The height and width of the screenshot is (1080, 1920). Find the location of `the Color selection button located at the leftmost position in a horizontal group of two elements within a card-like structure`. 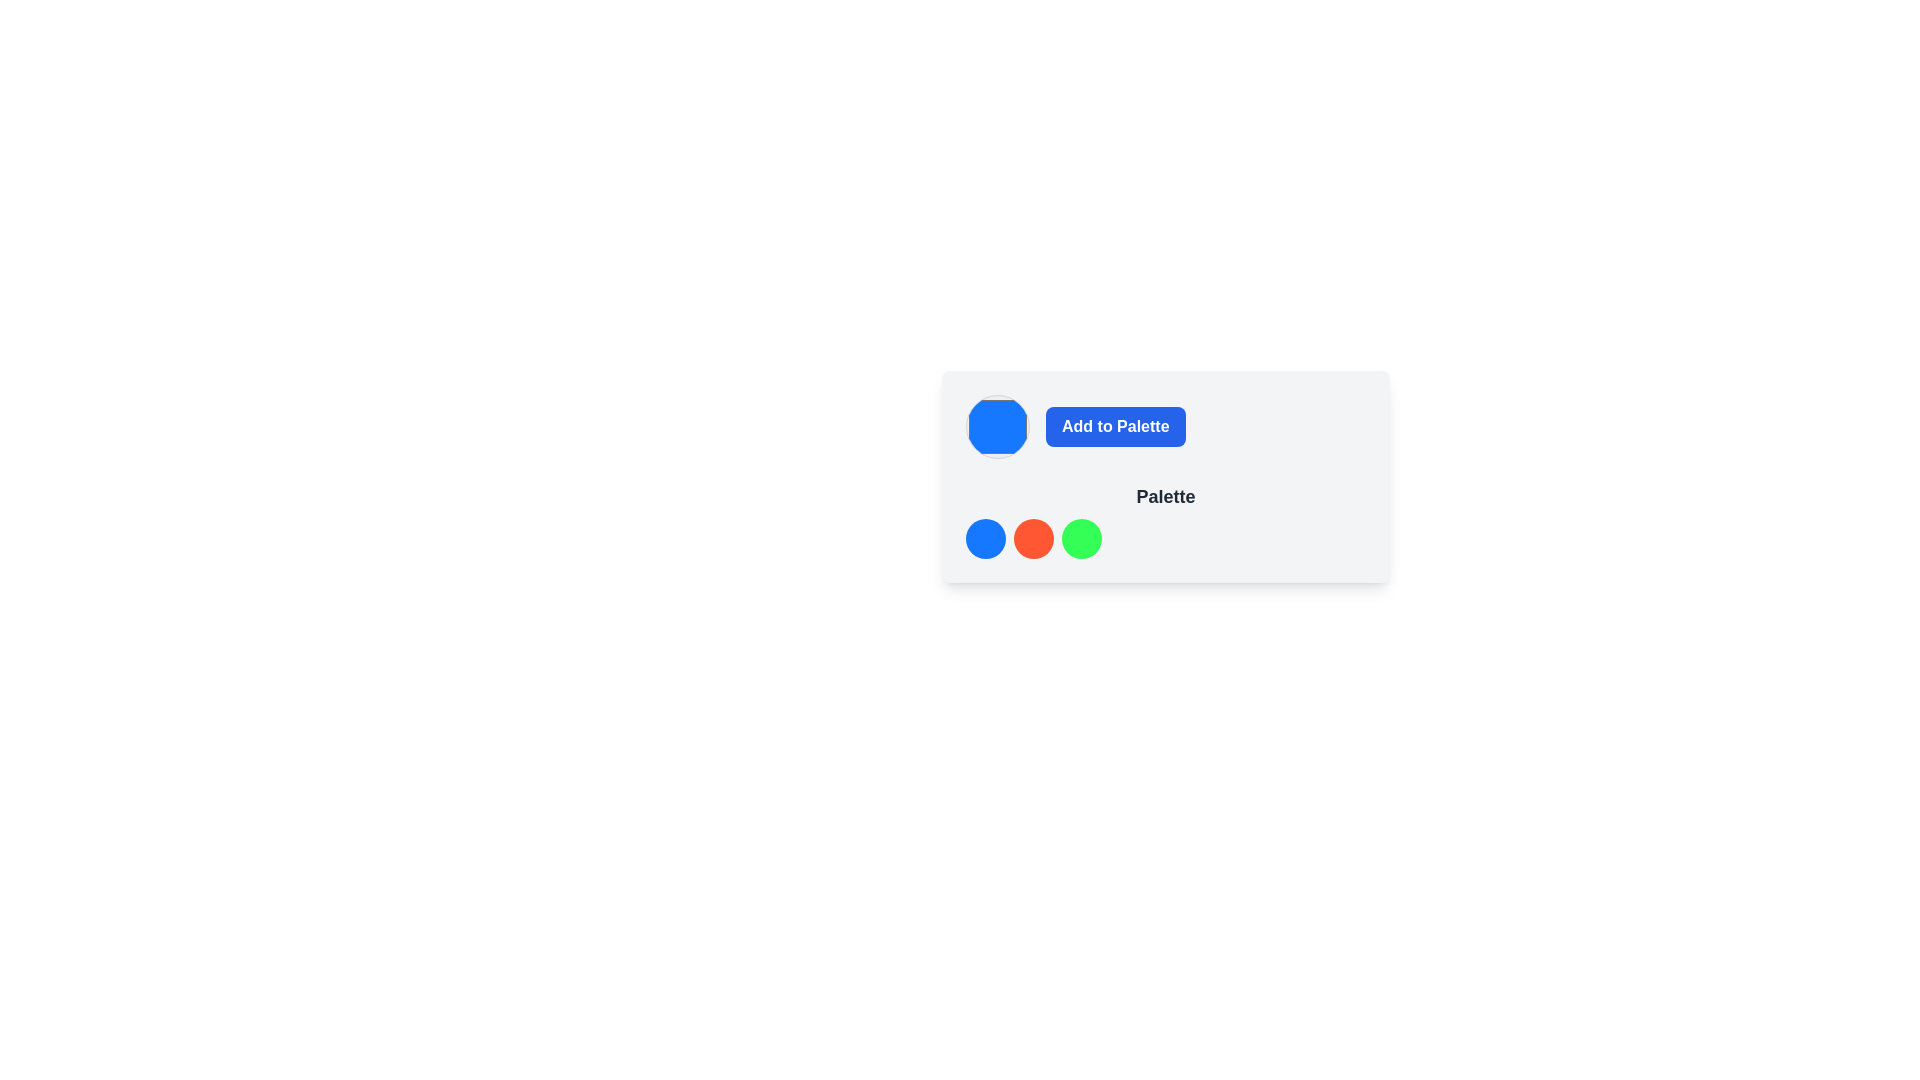

the Color selection button located at the leftmost position in a horizontal group of two elements within a card-like structure is located at coordinates (998, 426).